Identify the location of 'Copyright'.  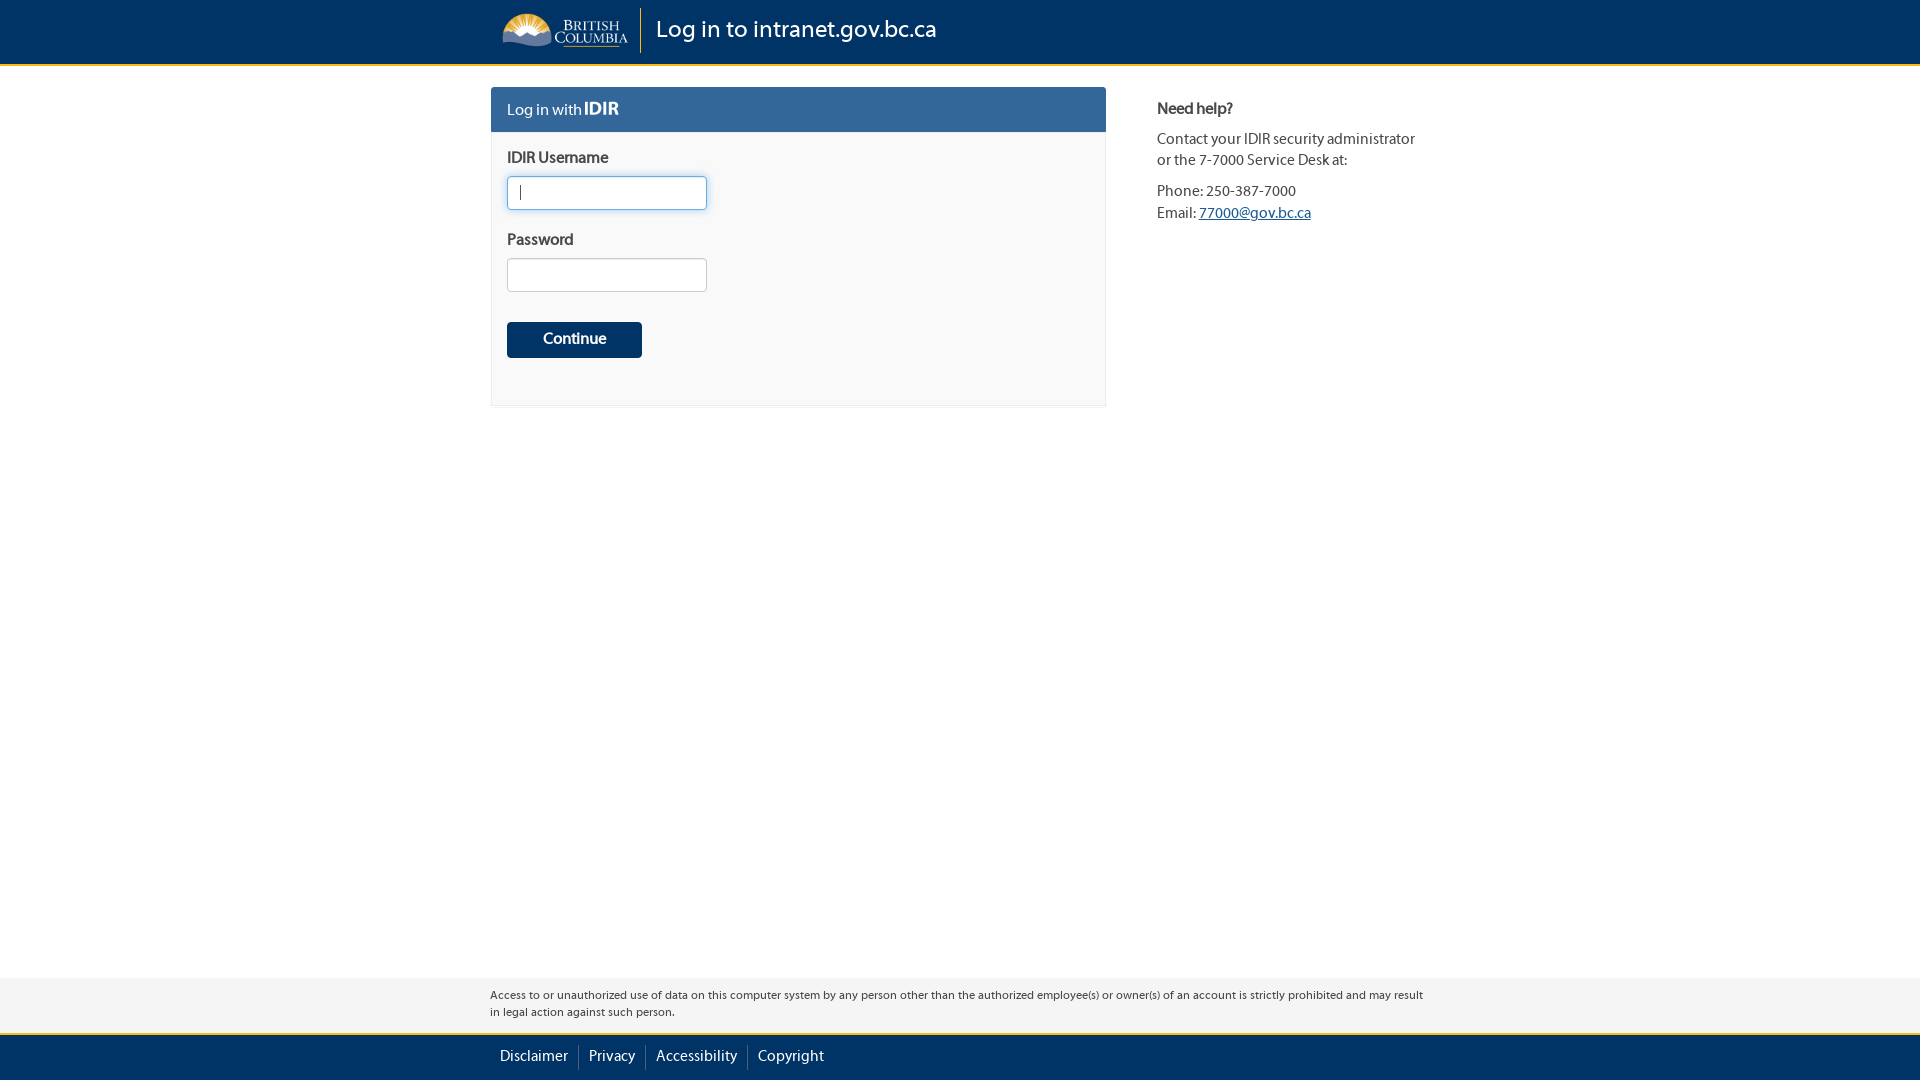
(790, 1056).